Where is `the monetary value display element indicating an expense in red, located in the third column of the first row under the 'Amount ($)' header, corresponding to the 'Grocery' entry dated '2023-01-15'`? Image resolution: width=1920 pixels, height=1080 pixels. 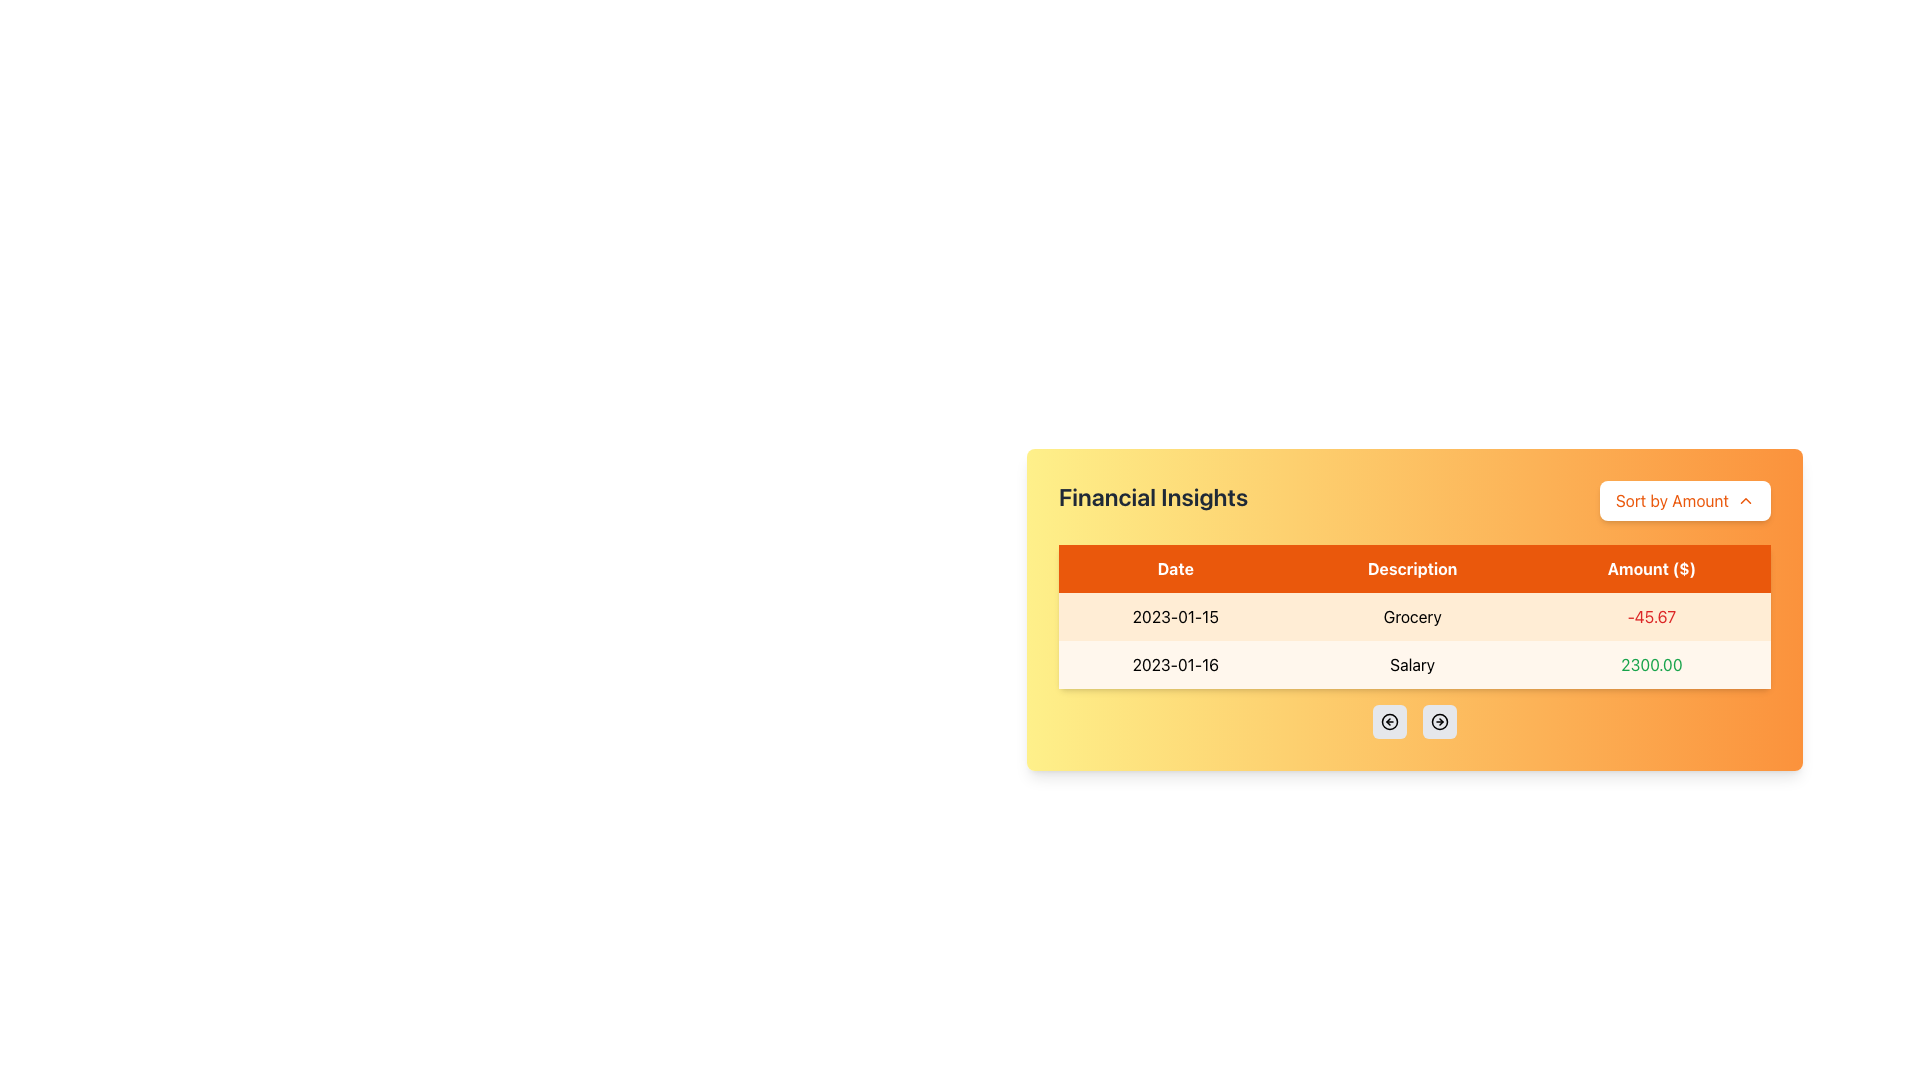
the monetary value display element indicating an expense in red, located in the third column of the first row under the 'Amount ($)' header, corresponding to the 'Grocery' entry dated '2023-01-15' is located at coordinates (1651, 616).